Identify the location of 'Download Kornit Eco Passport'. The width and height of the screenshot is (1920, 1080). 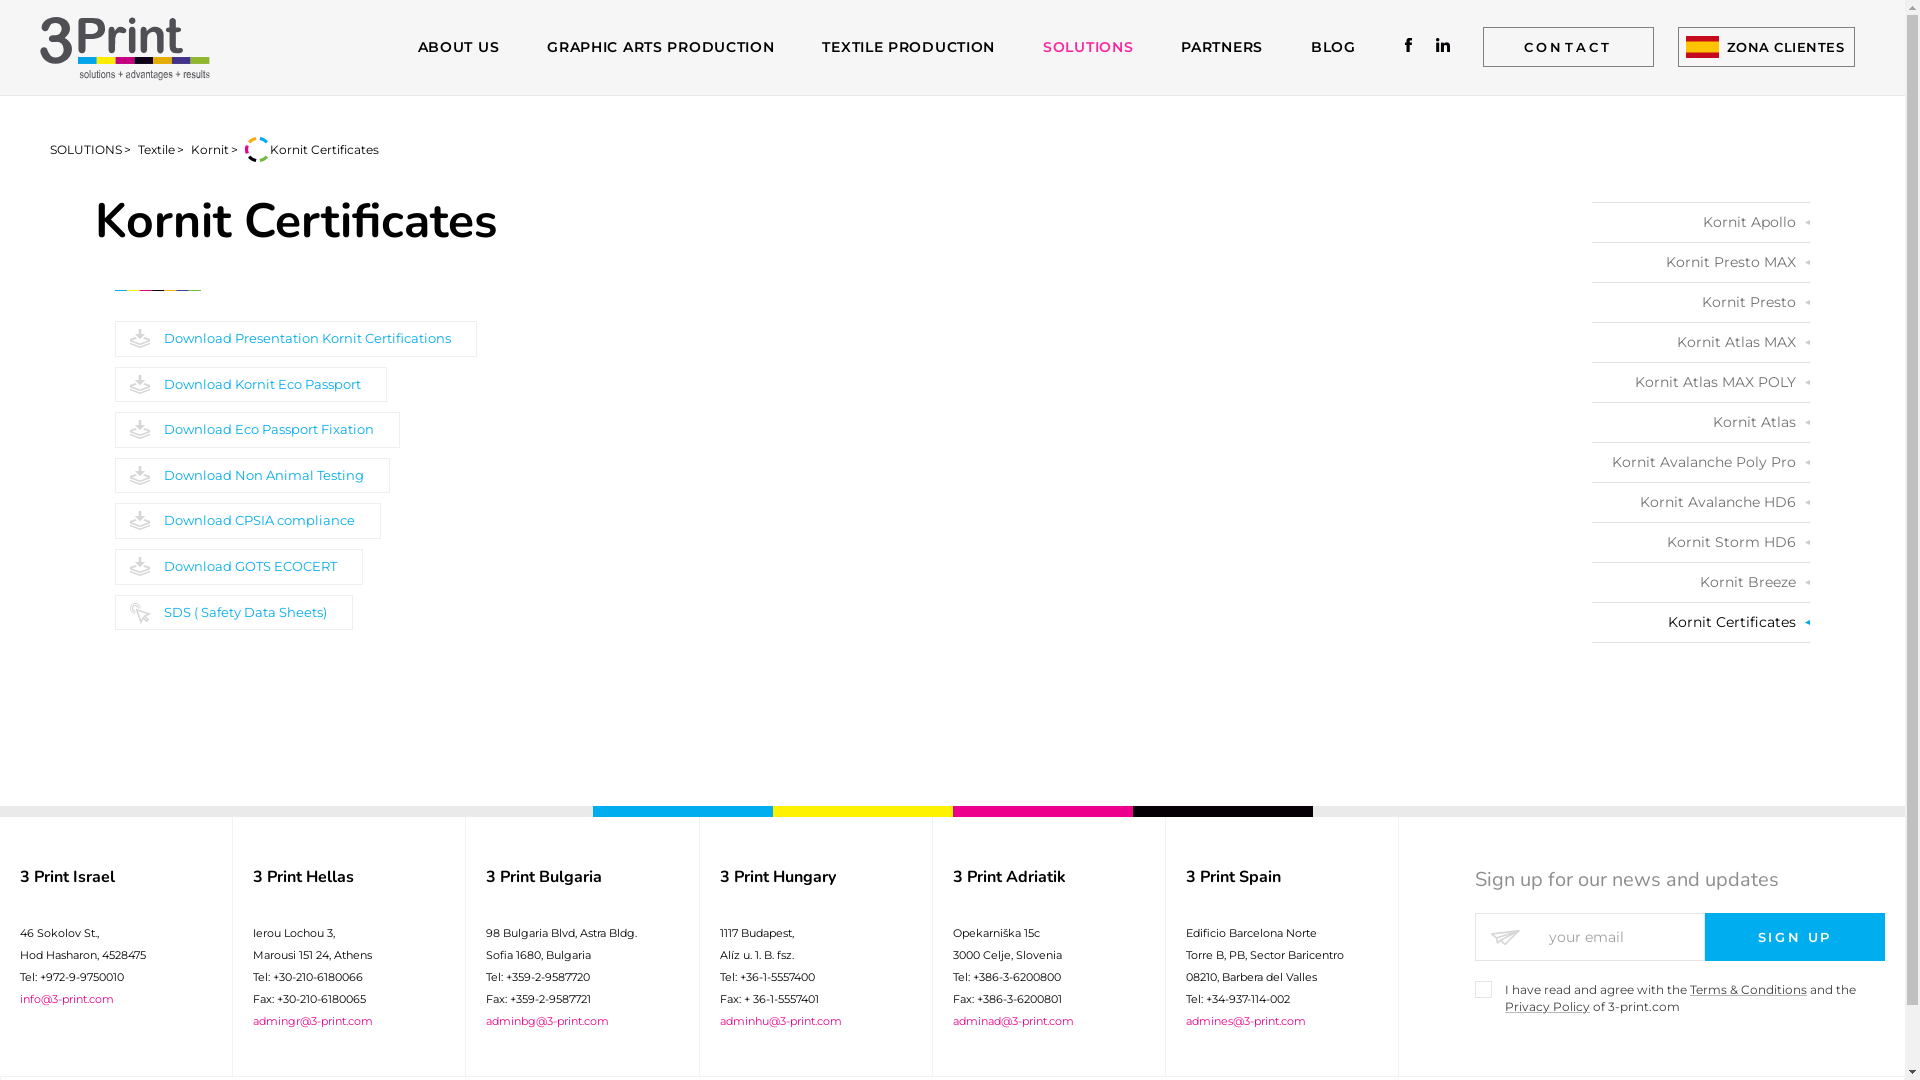
(249, 385).